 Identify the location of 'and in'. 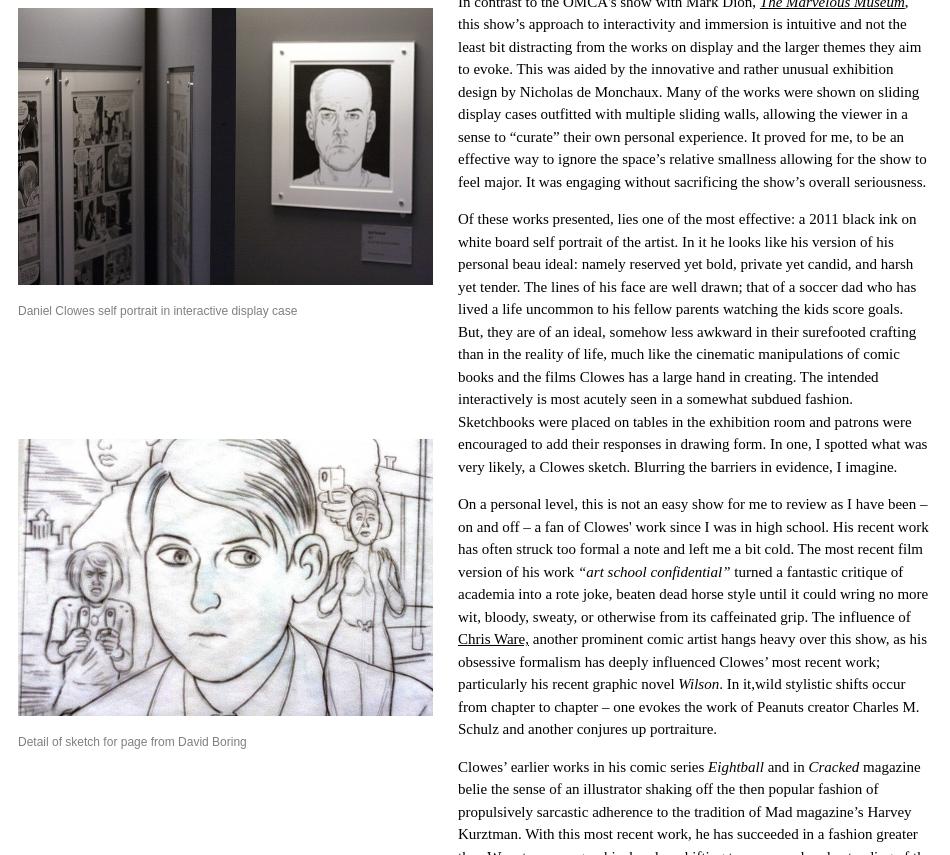
(762, 764).